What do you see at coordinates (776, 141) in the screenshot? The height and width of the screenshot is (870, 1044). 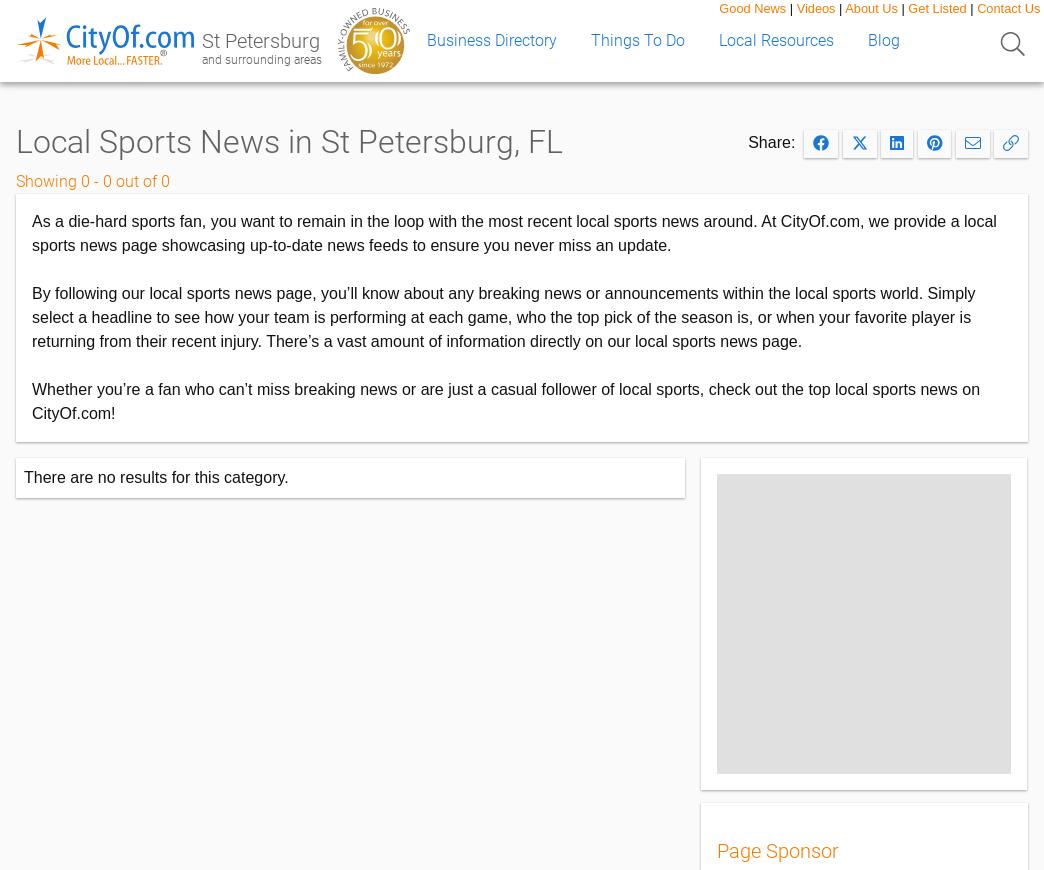 I see `'Share:'` at bounding box center [776, 141].